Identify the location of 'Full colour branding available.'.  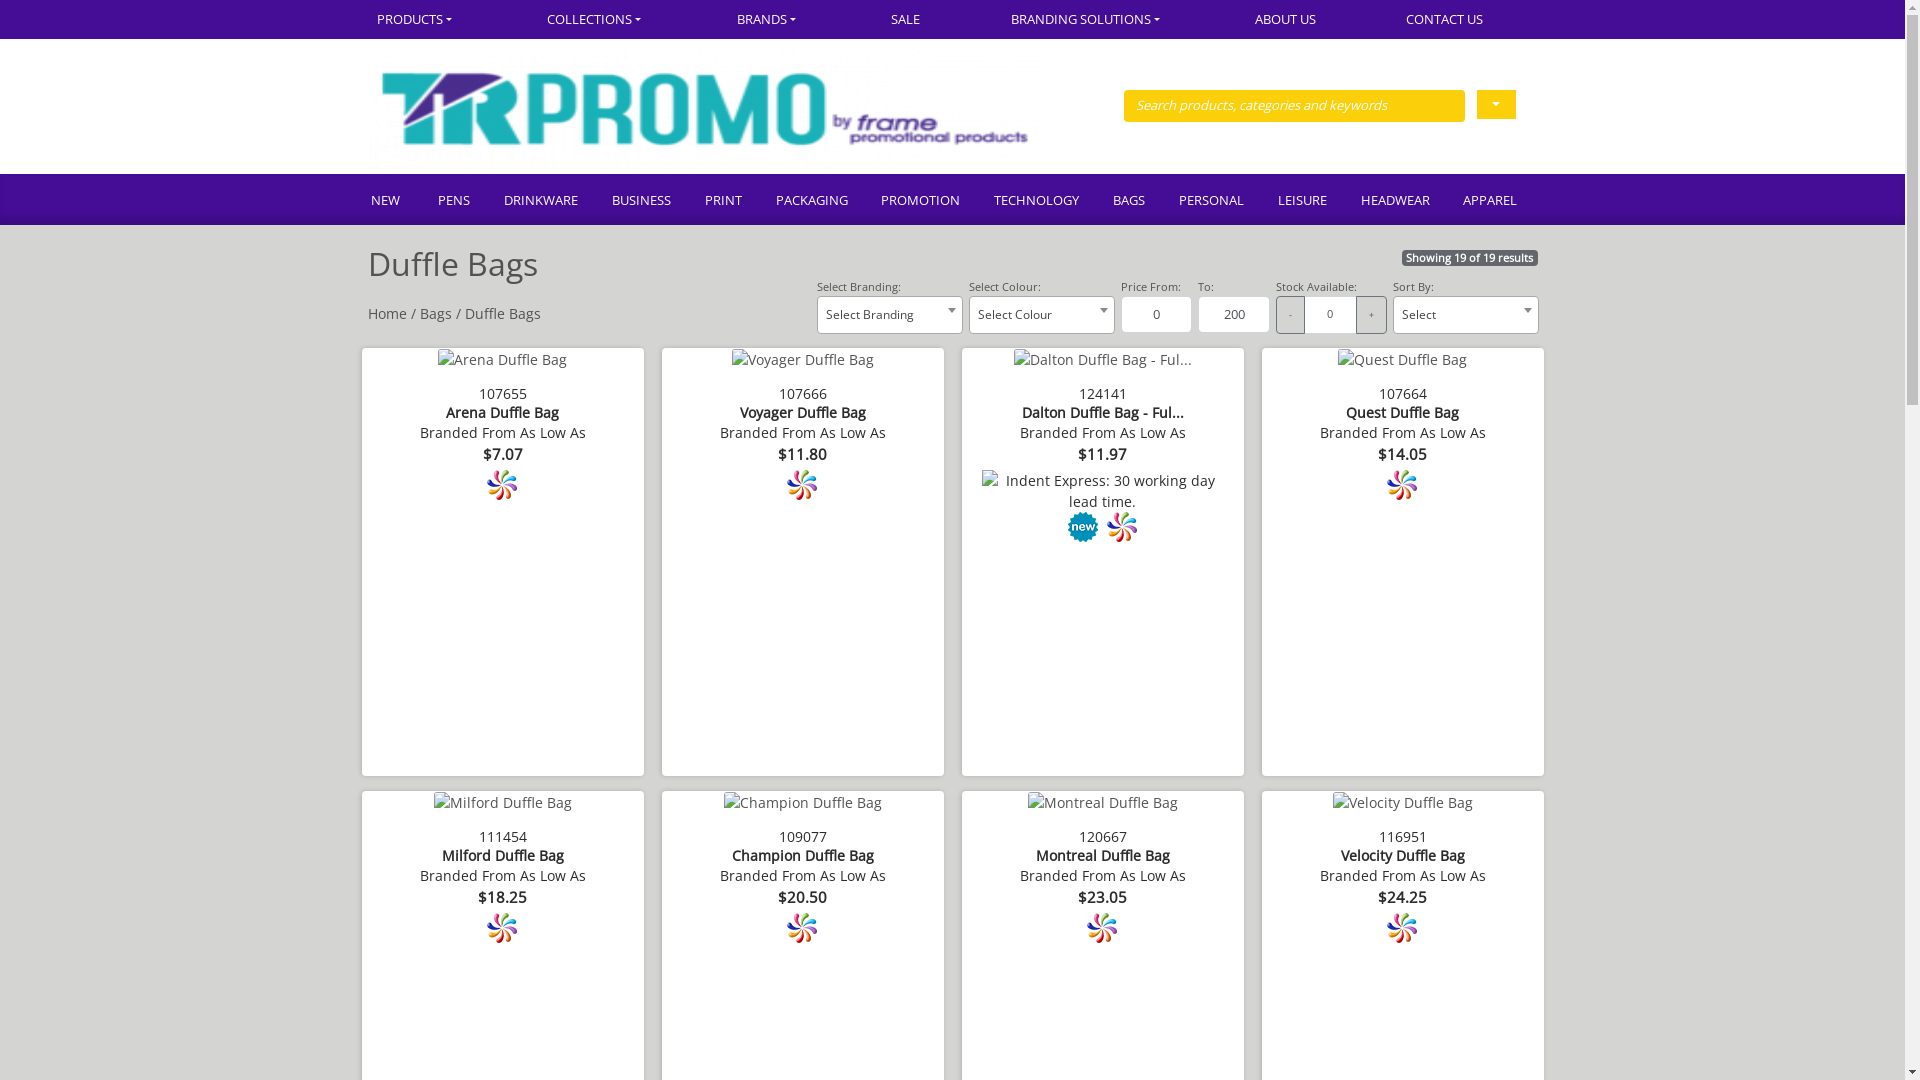
(802, 485).